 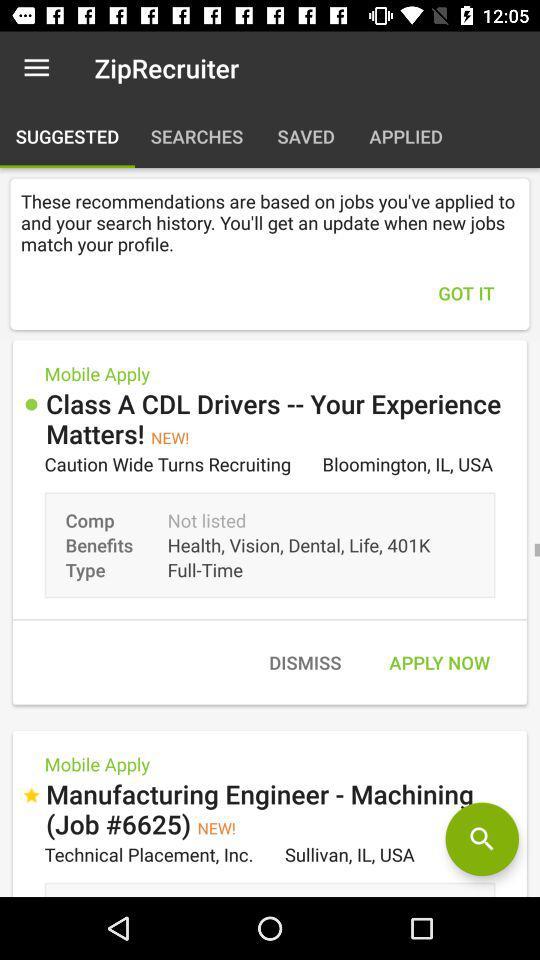 I want to click on the item next to dismiss icon, so click(x=438, y=662).